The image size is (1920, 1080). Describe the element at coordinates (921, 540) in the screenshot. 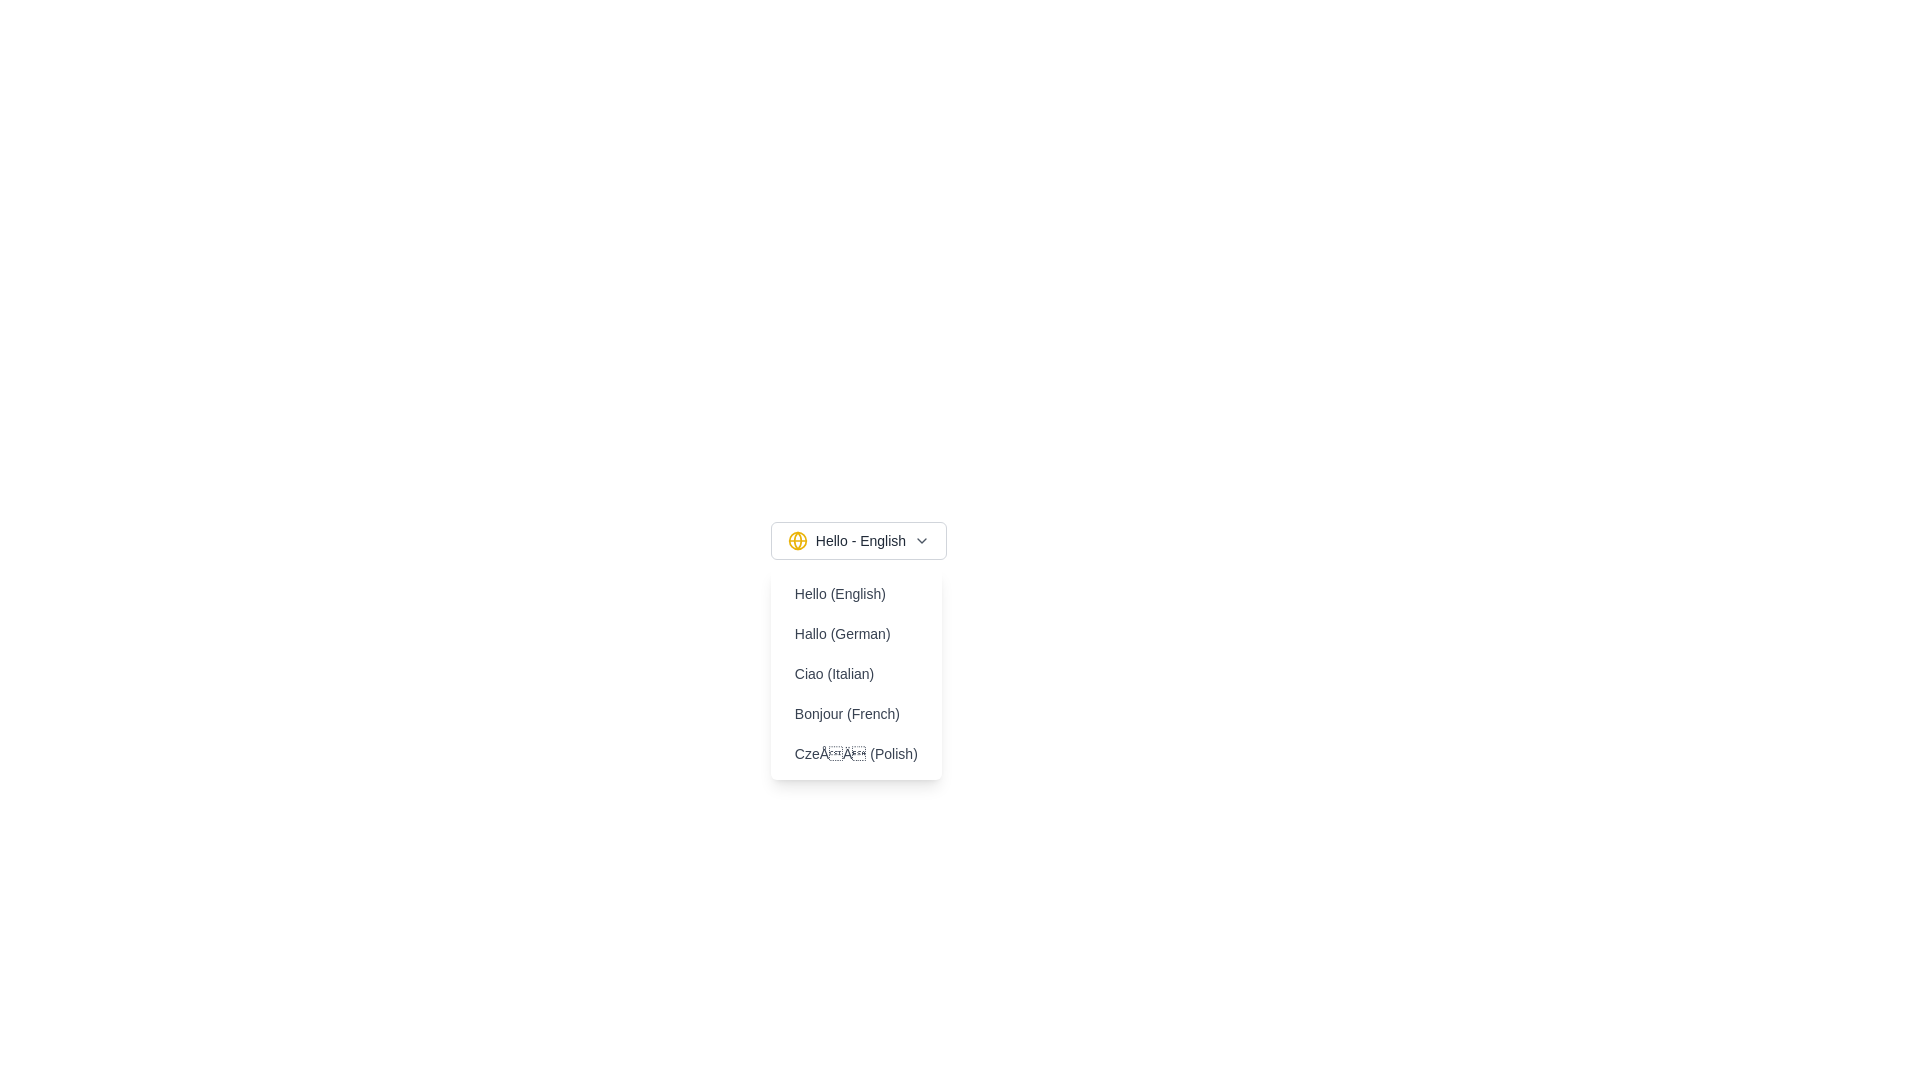

I see `the Dropdown Indicator Icon located to the right of the text 'Hello - English'` at that location.